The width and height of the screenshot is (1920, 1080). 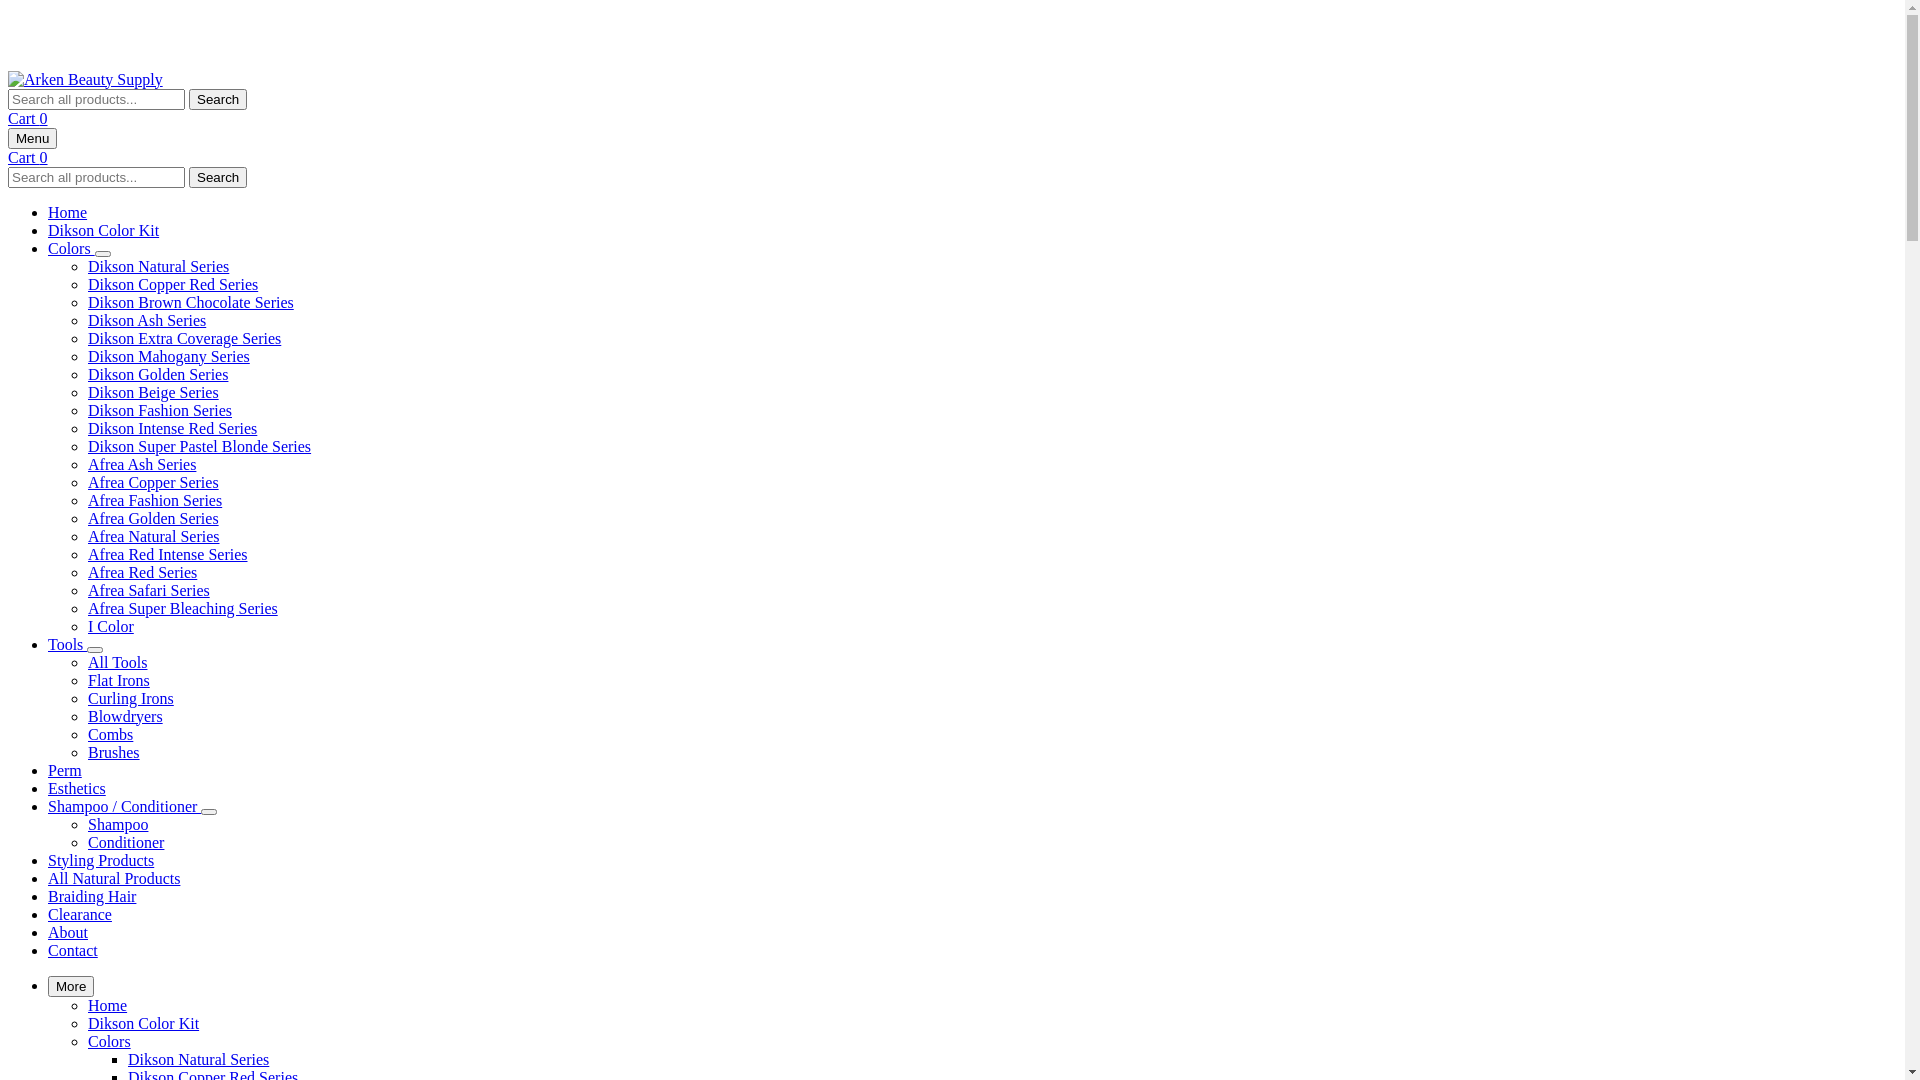 What do you see at coordinates (113, 752) in the screenshot?
I see `'Brushes'` at bounding box center [113, 752].